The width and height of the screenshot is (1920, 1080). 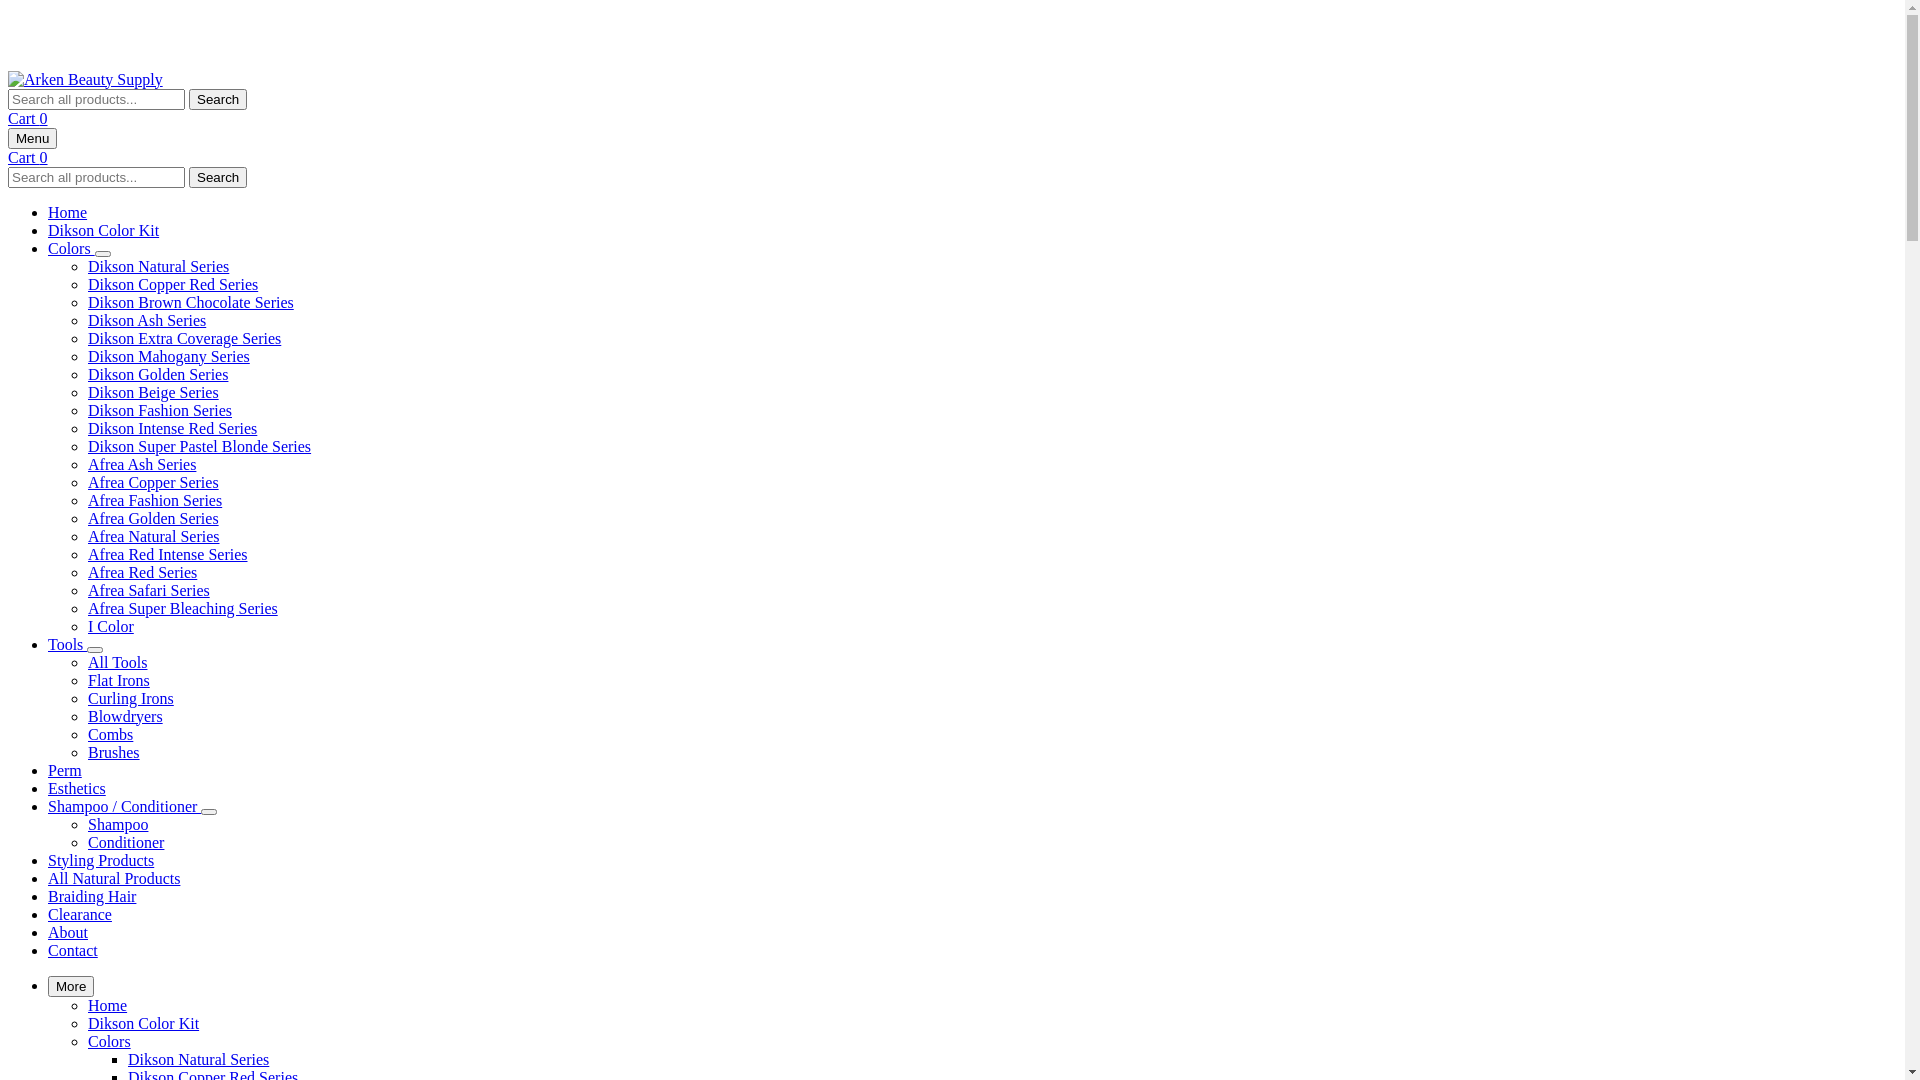 What do you see at coordinates (113, 752) in the screenshot?
I see `'Brushes'` at bounding box center [113, 752].